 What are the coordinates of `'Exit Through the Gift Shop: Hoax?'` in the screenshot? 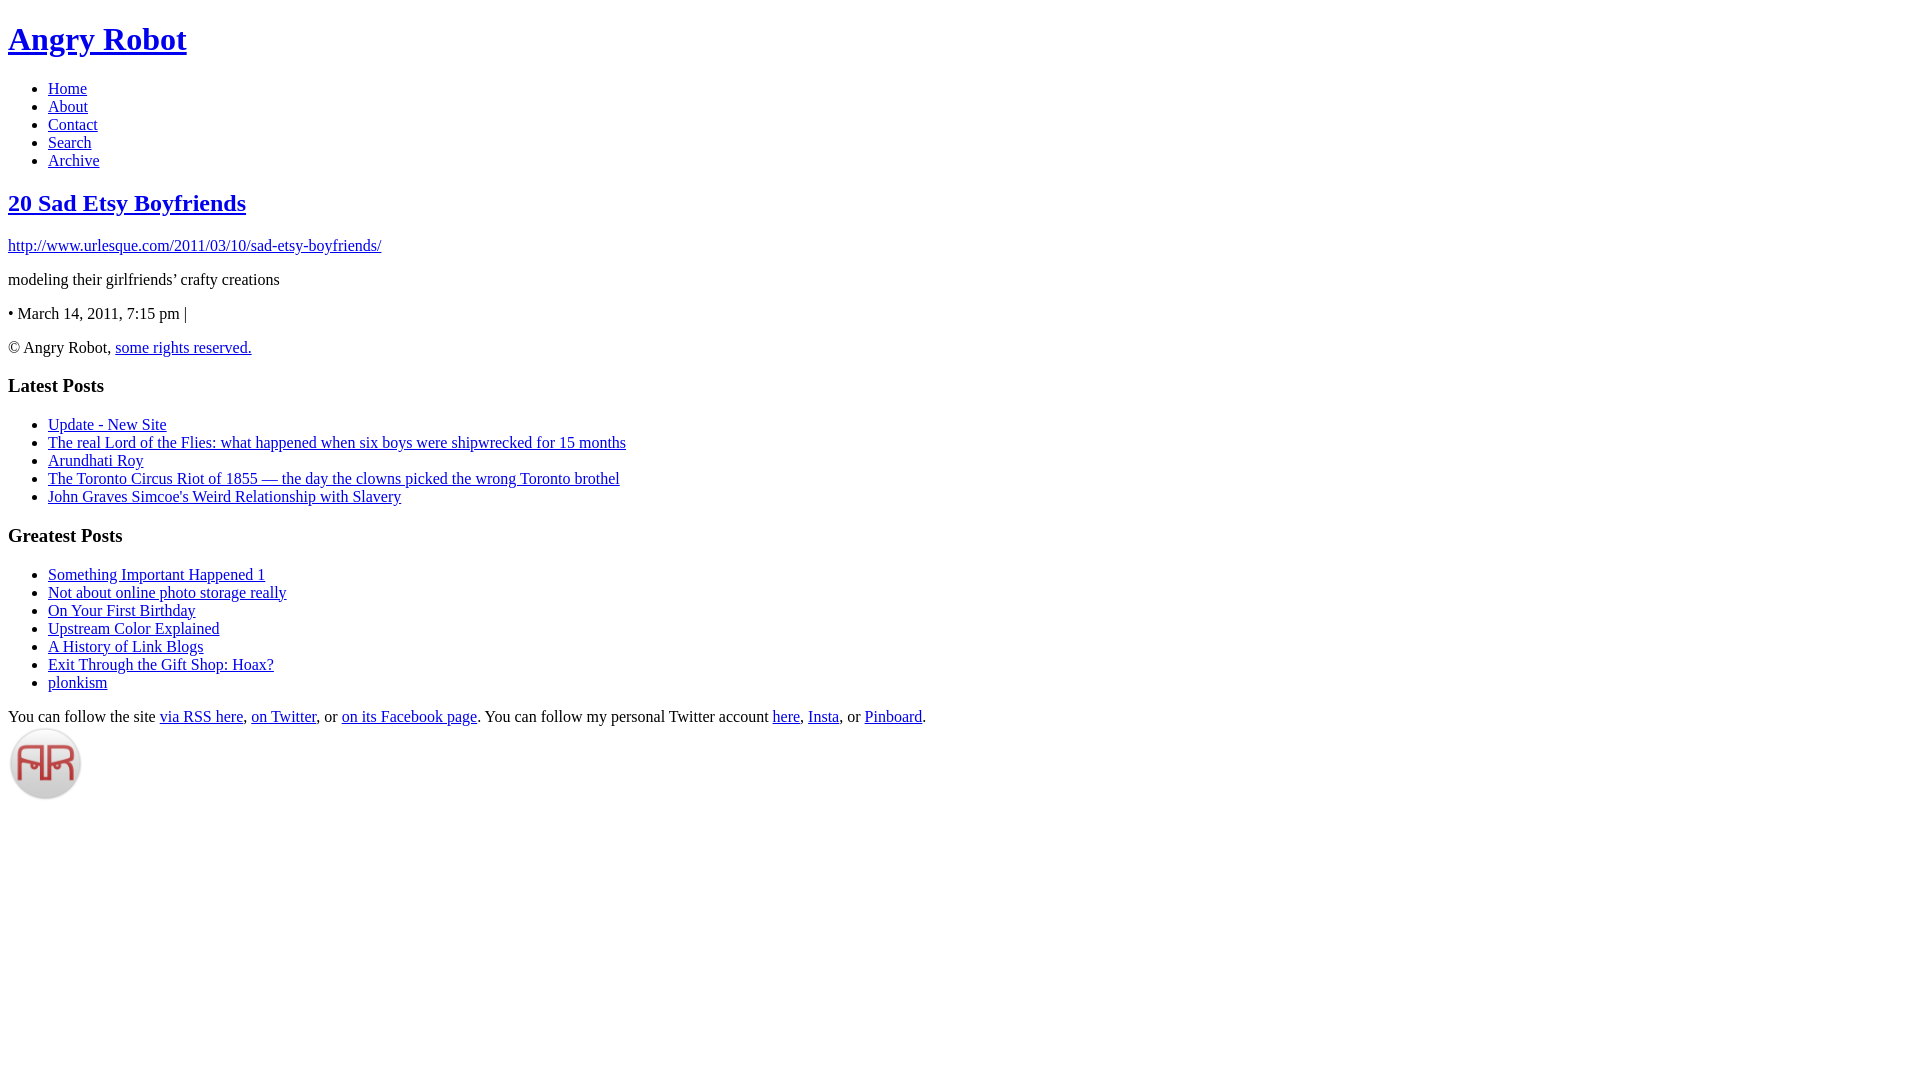 It's located at (161, 664).